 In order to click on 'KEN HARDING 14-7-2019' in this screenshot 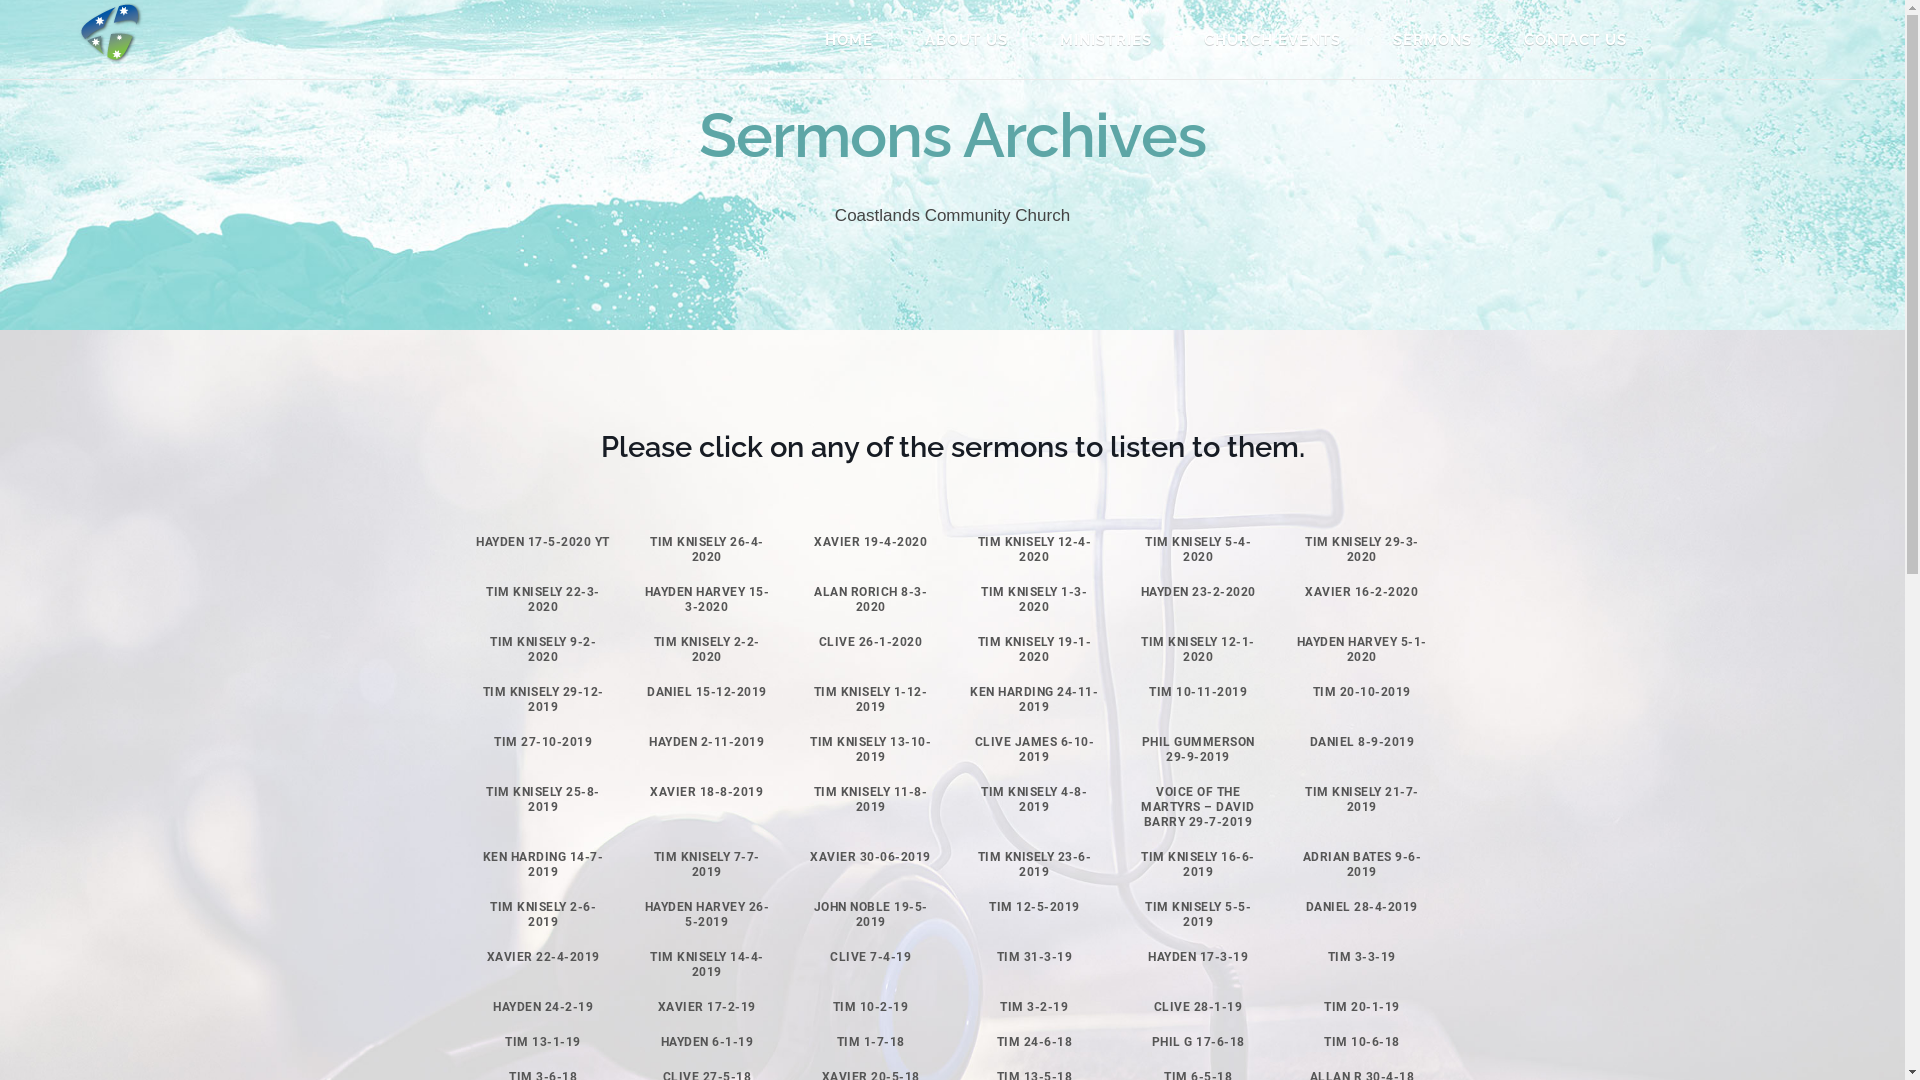, I will do `click(543, 863)`.